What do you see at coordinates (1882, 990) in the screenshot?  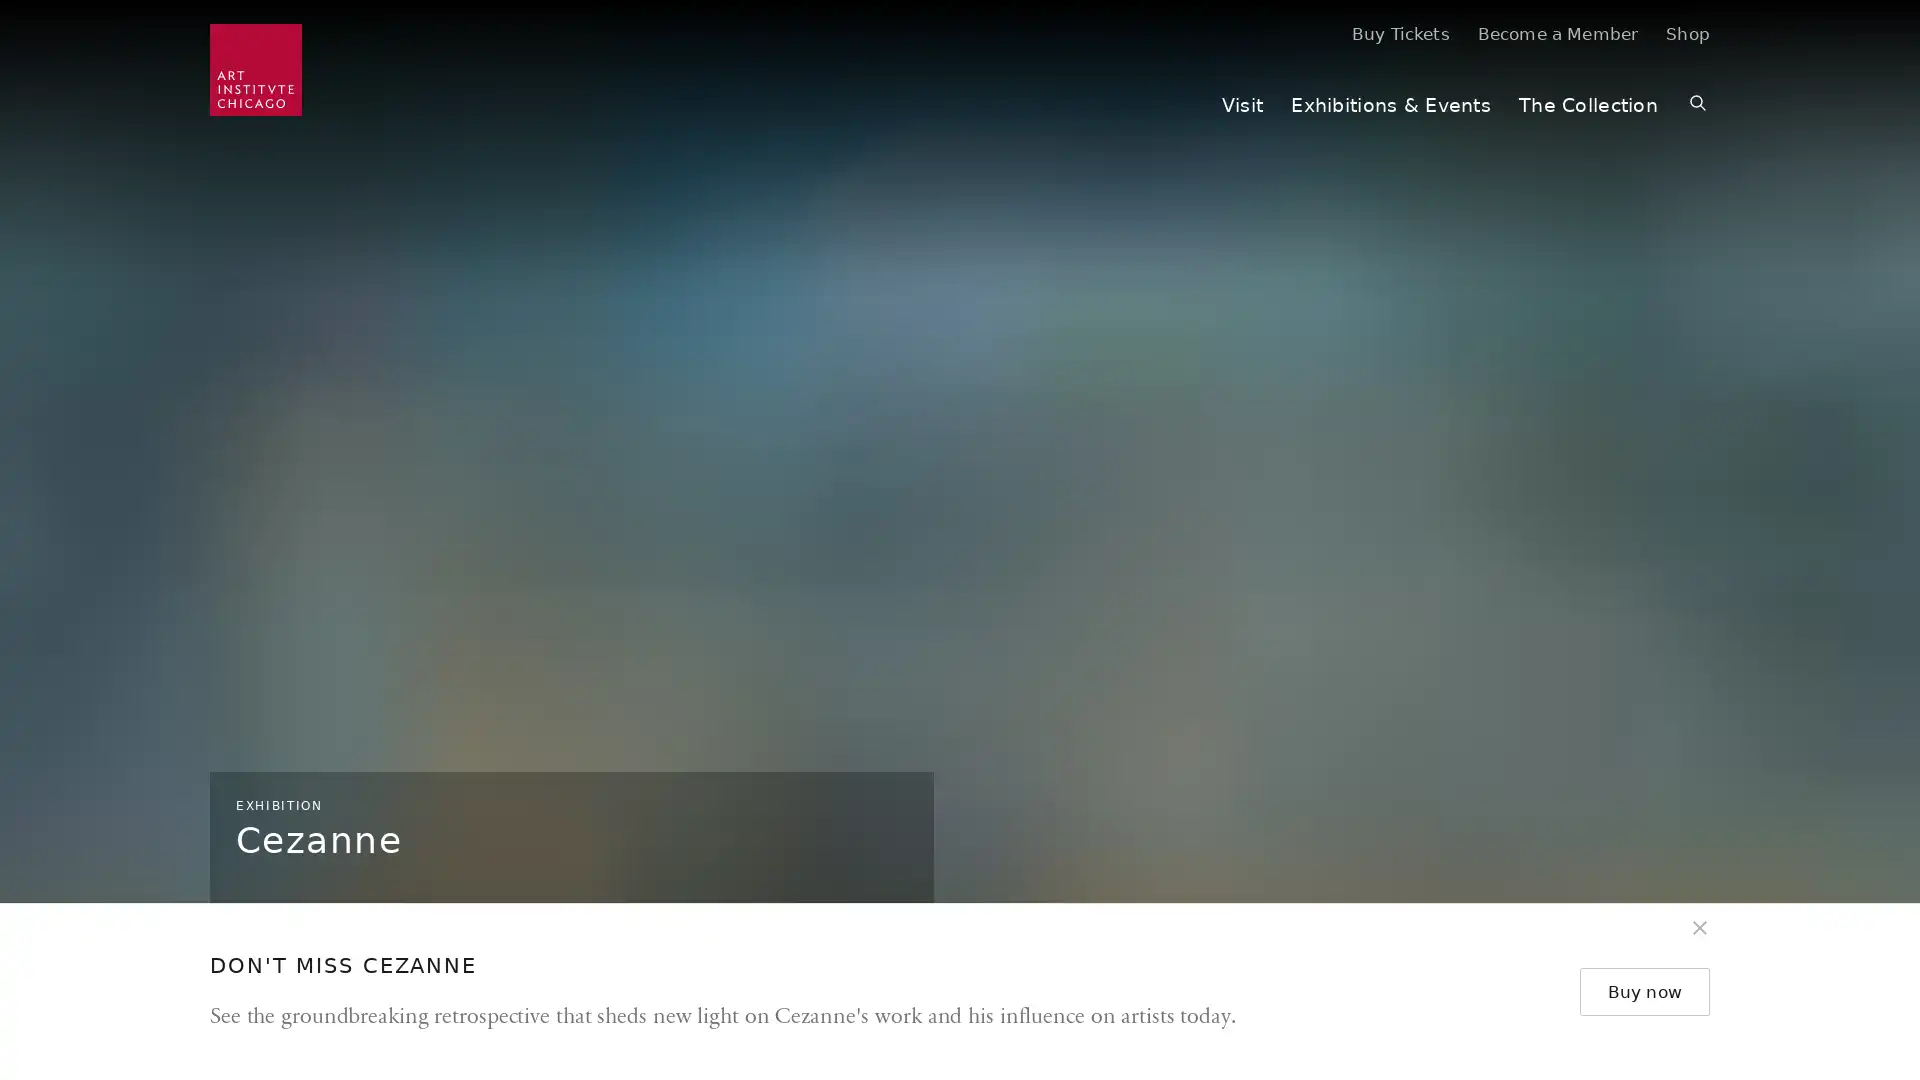 I see `Play video` at bounding box center [1882, 990].